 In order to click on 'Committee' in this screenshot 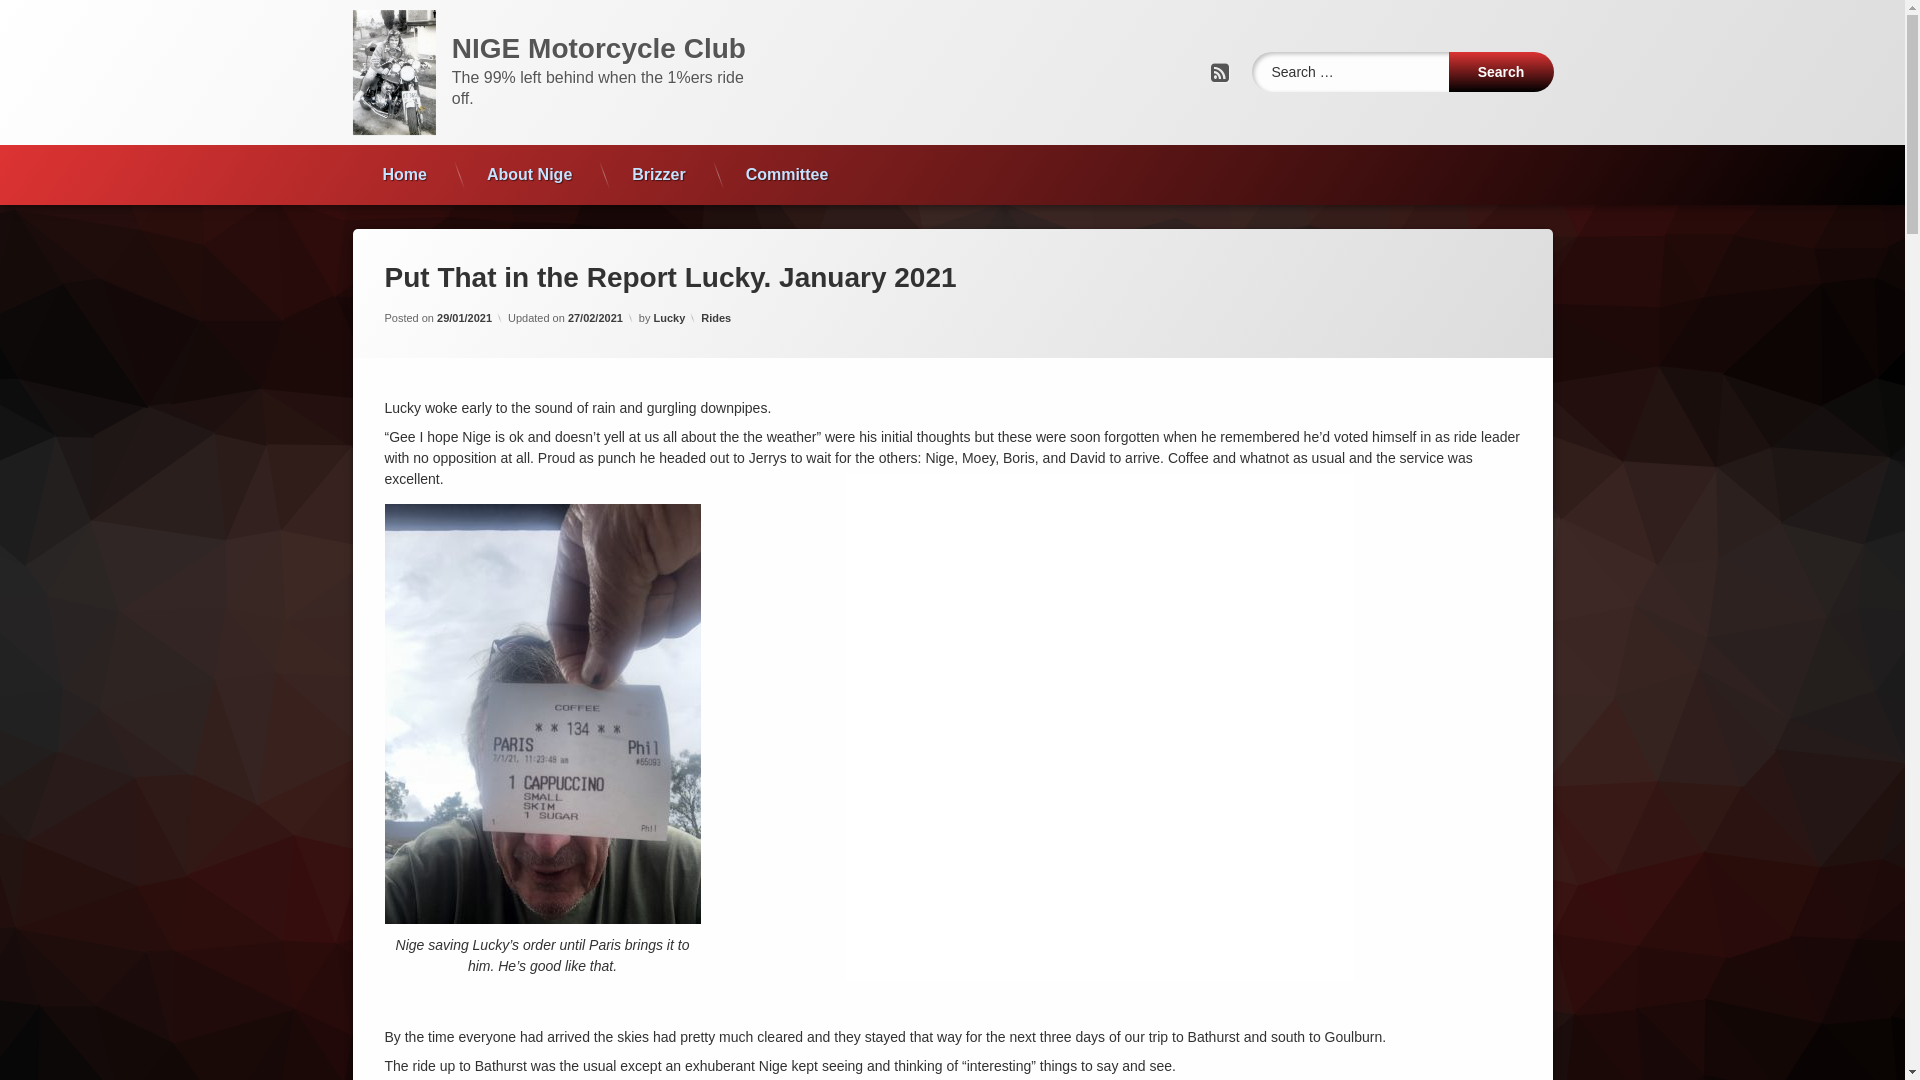, I will do `click(786, 173)`.